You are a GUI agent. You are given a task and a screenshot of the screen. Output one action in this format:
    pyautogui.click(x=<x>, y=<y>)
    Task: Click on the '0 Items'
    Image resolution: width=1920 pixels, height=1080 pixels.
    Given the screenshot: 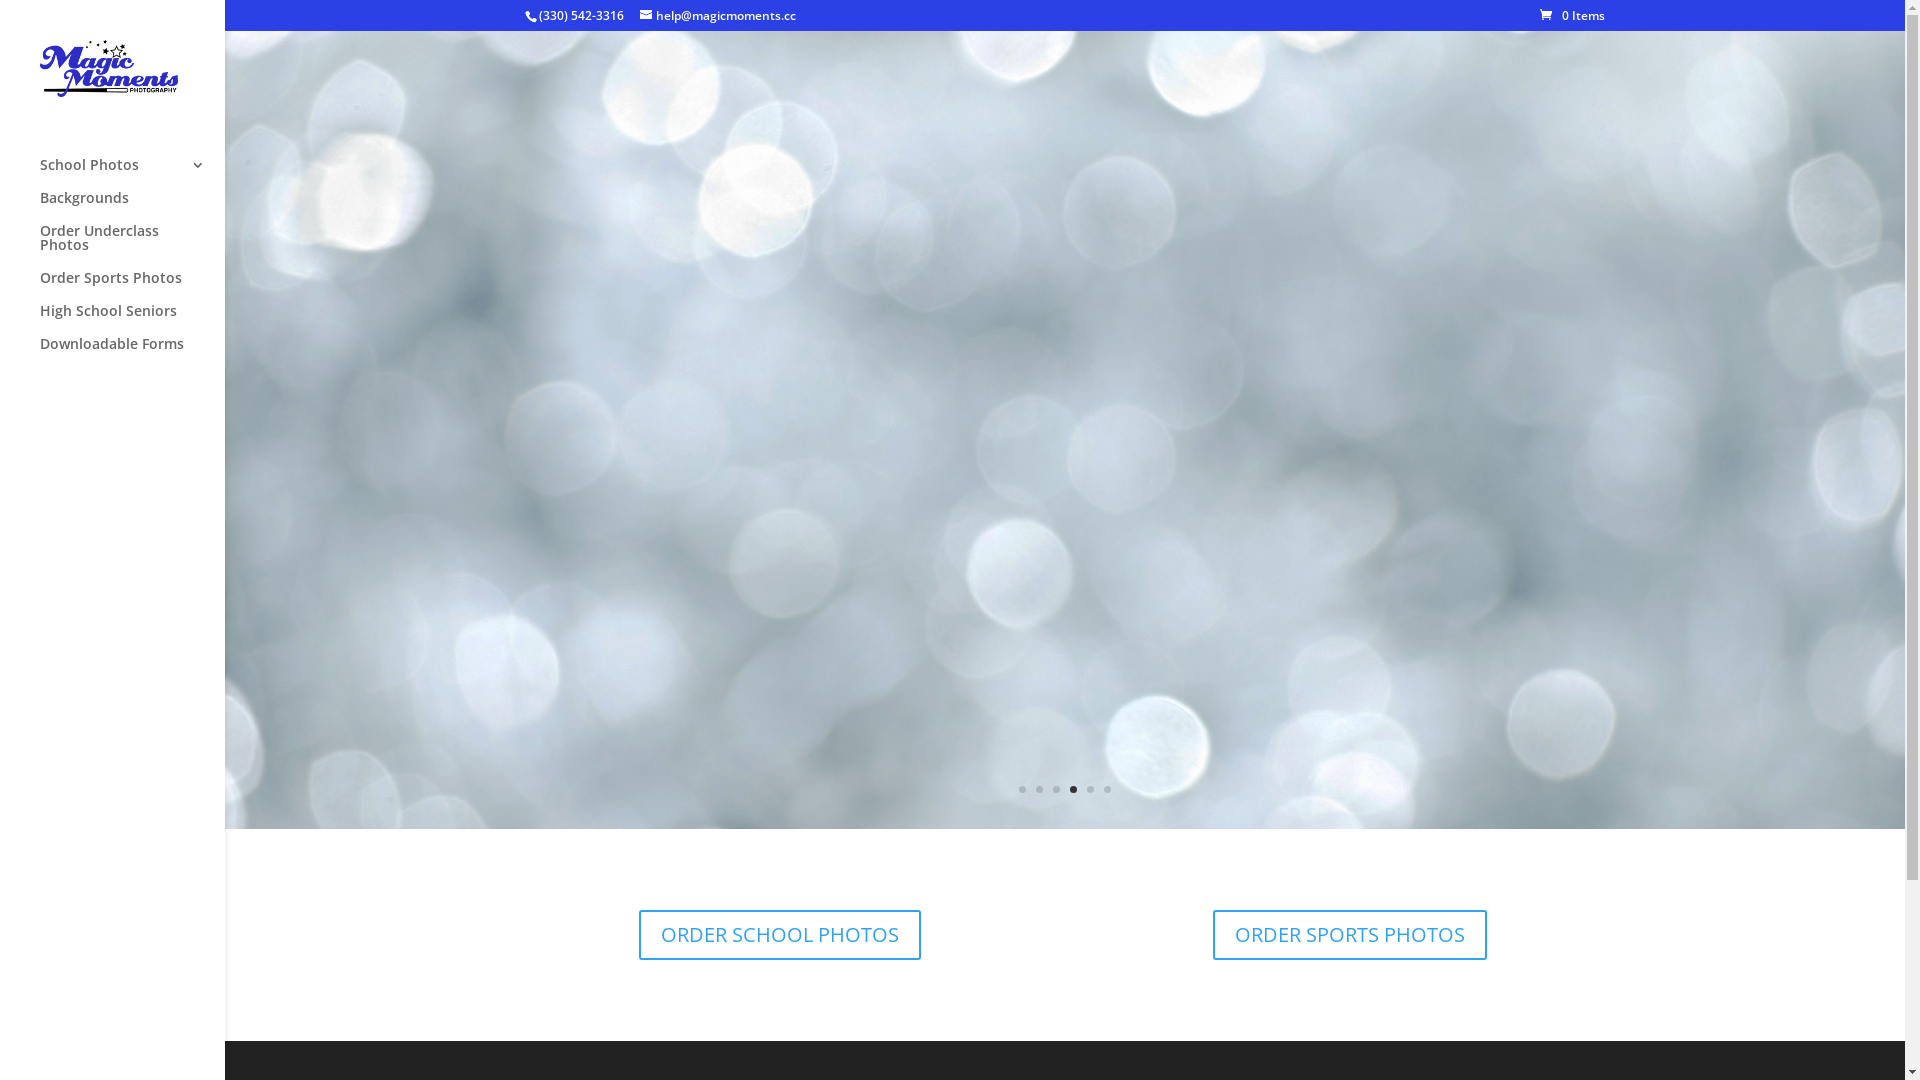 What is the action you would take?
    pyautogui.click(x=1571, y=15)
    